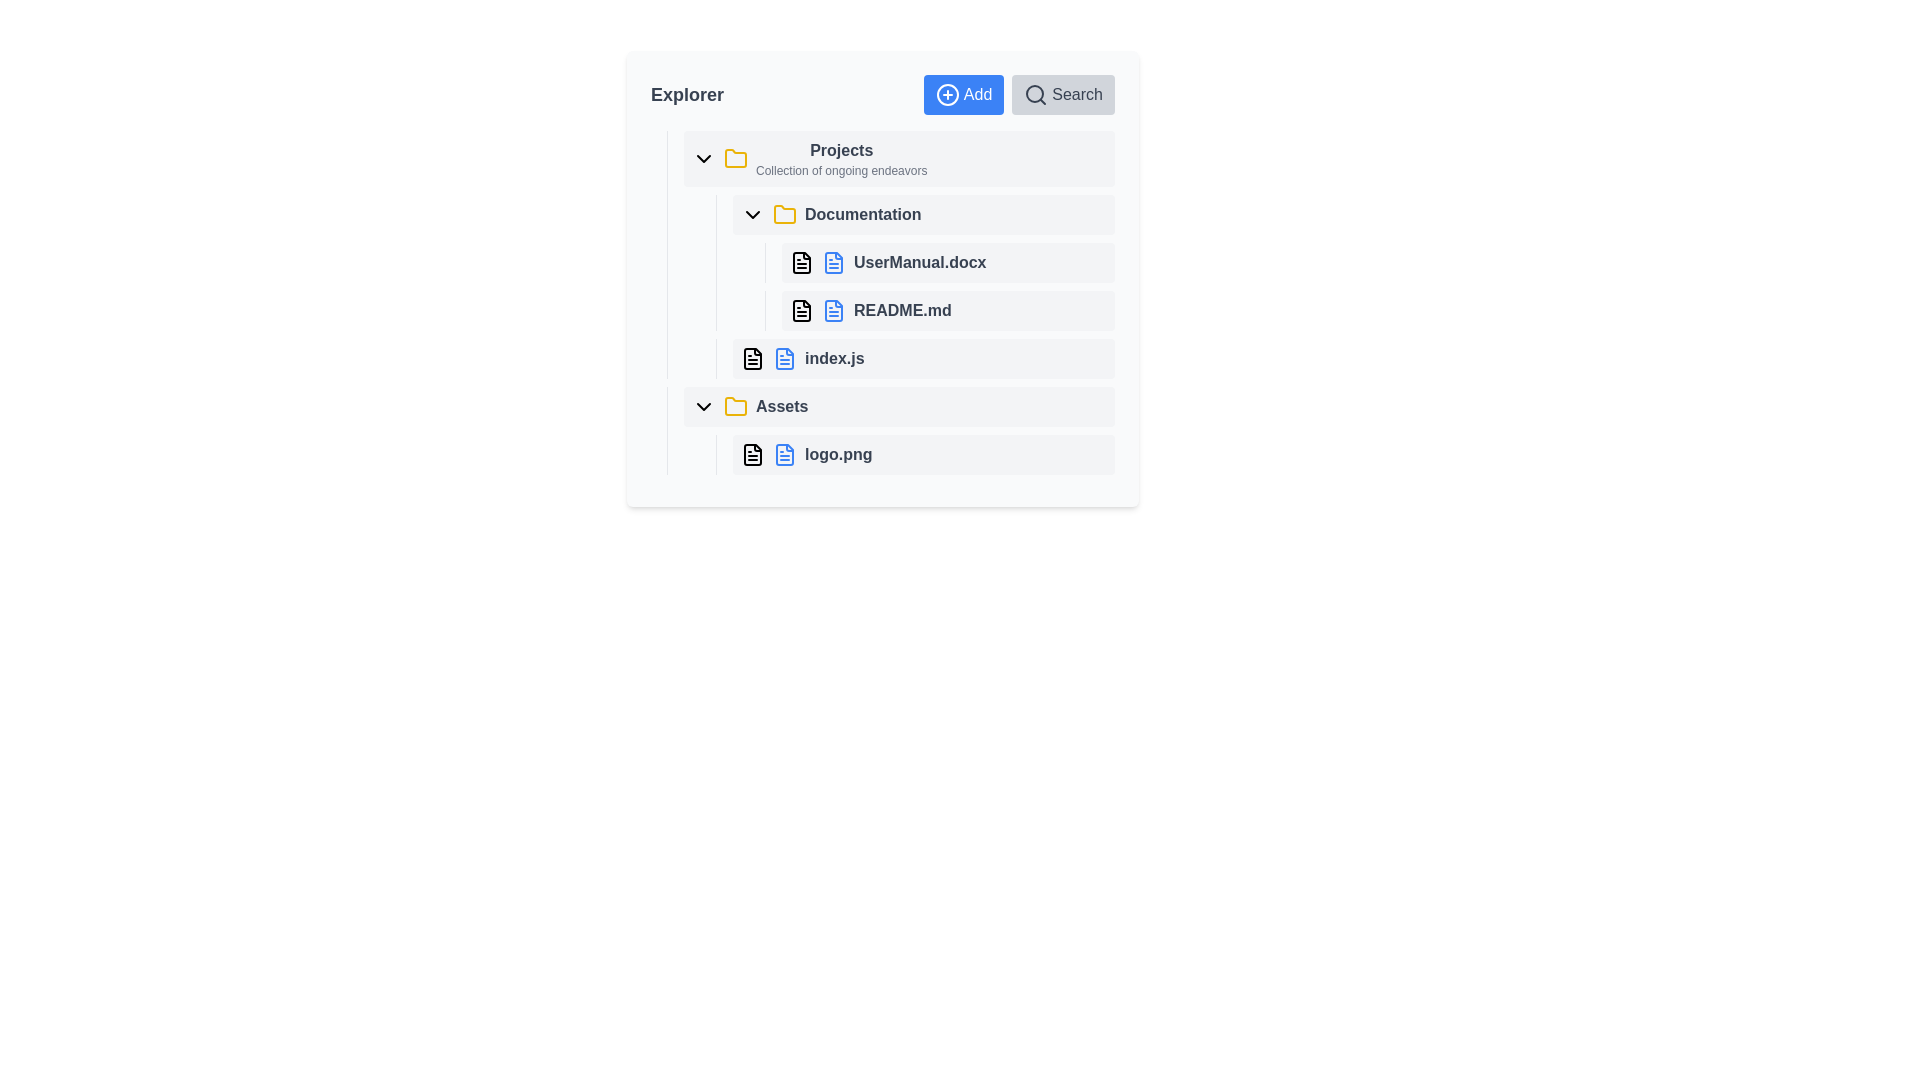  I want to click on the chevron icon next to the 'Projects' label, so click(704, 157).